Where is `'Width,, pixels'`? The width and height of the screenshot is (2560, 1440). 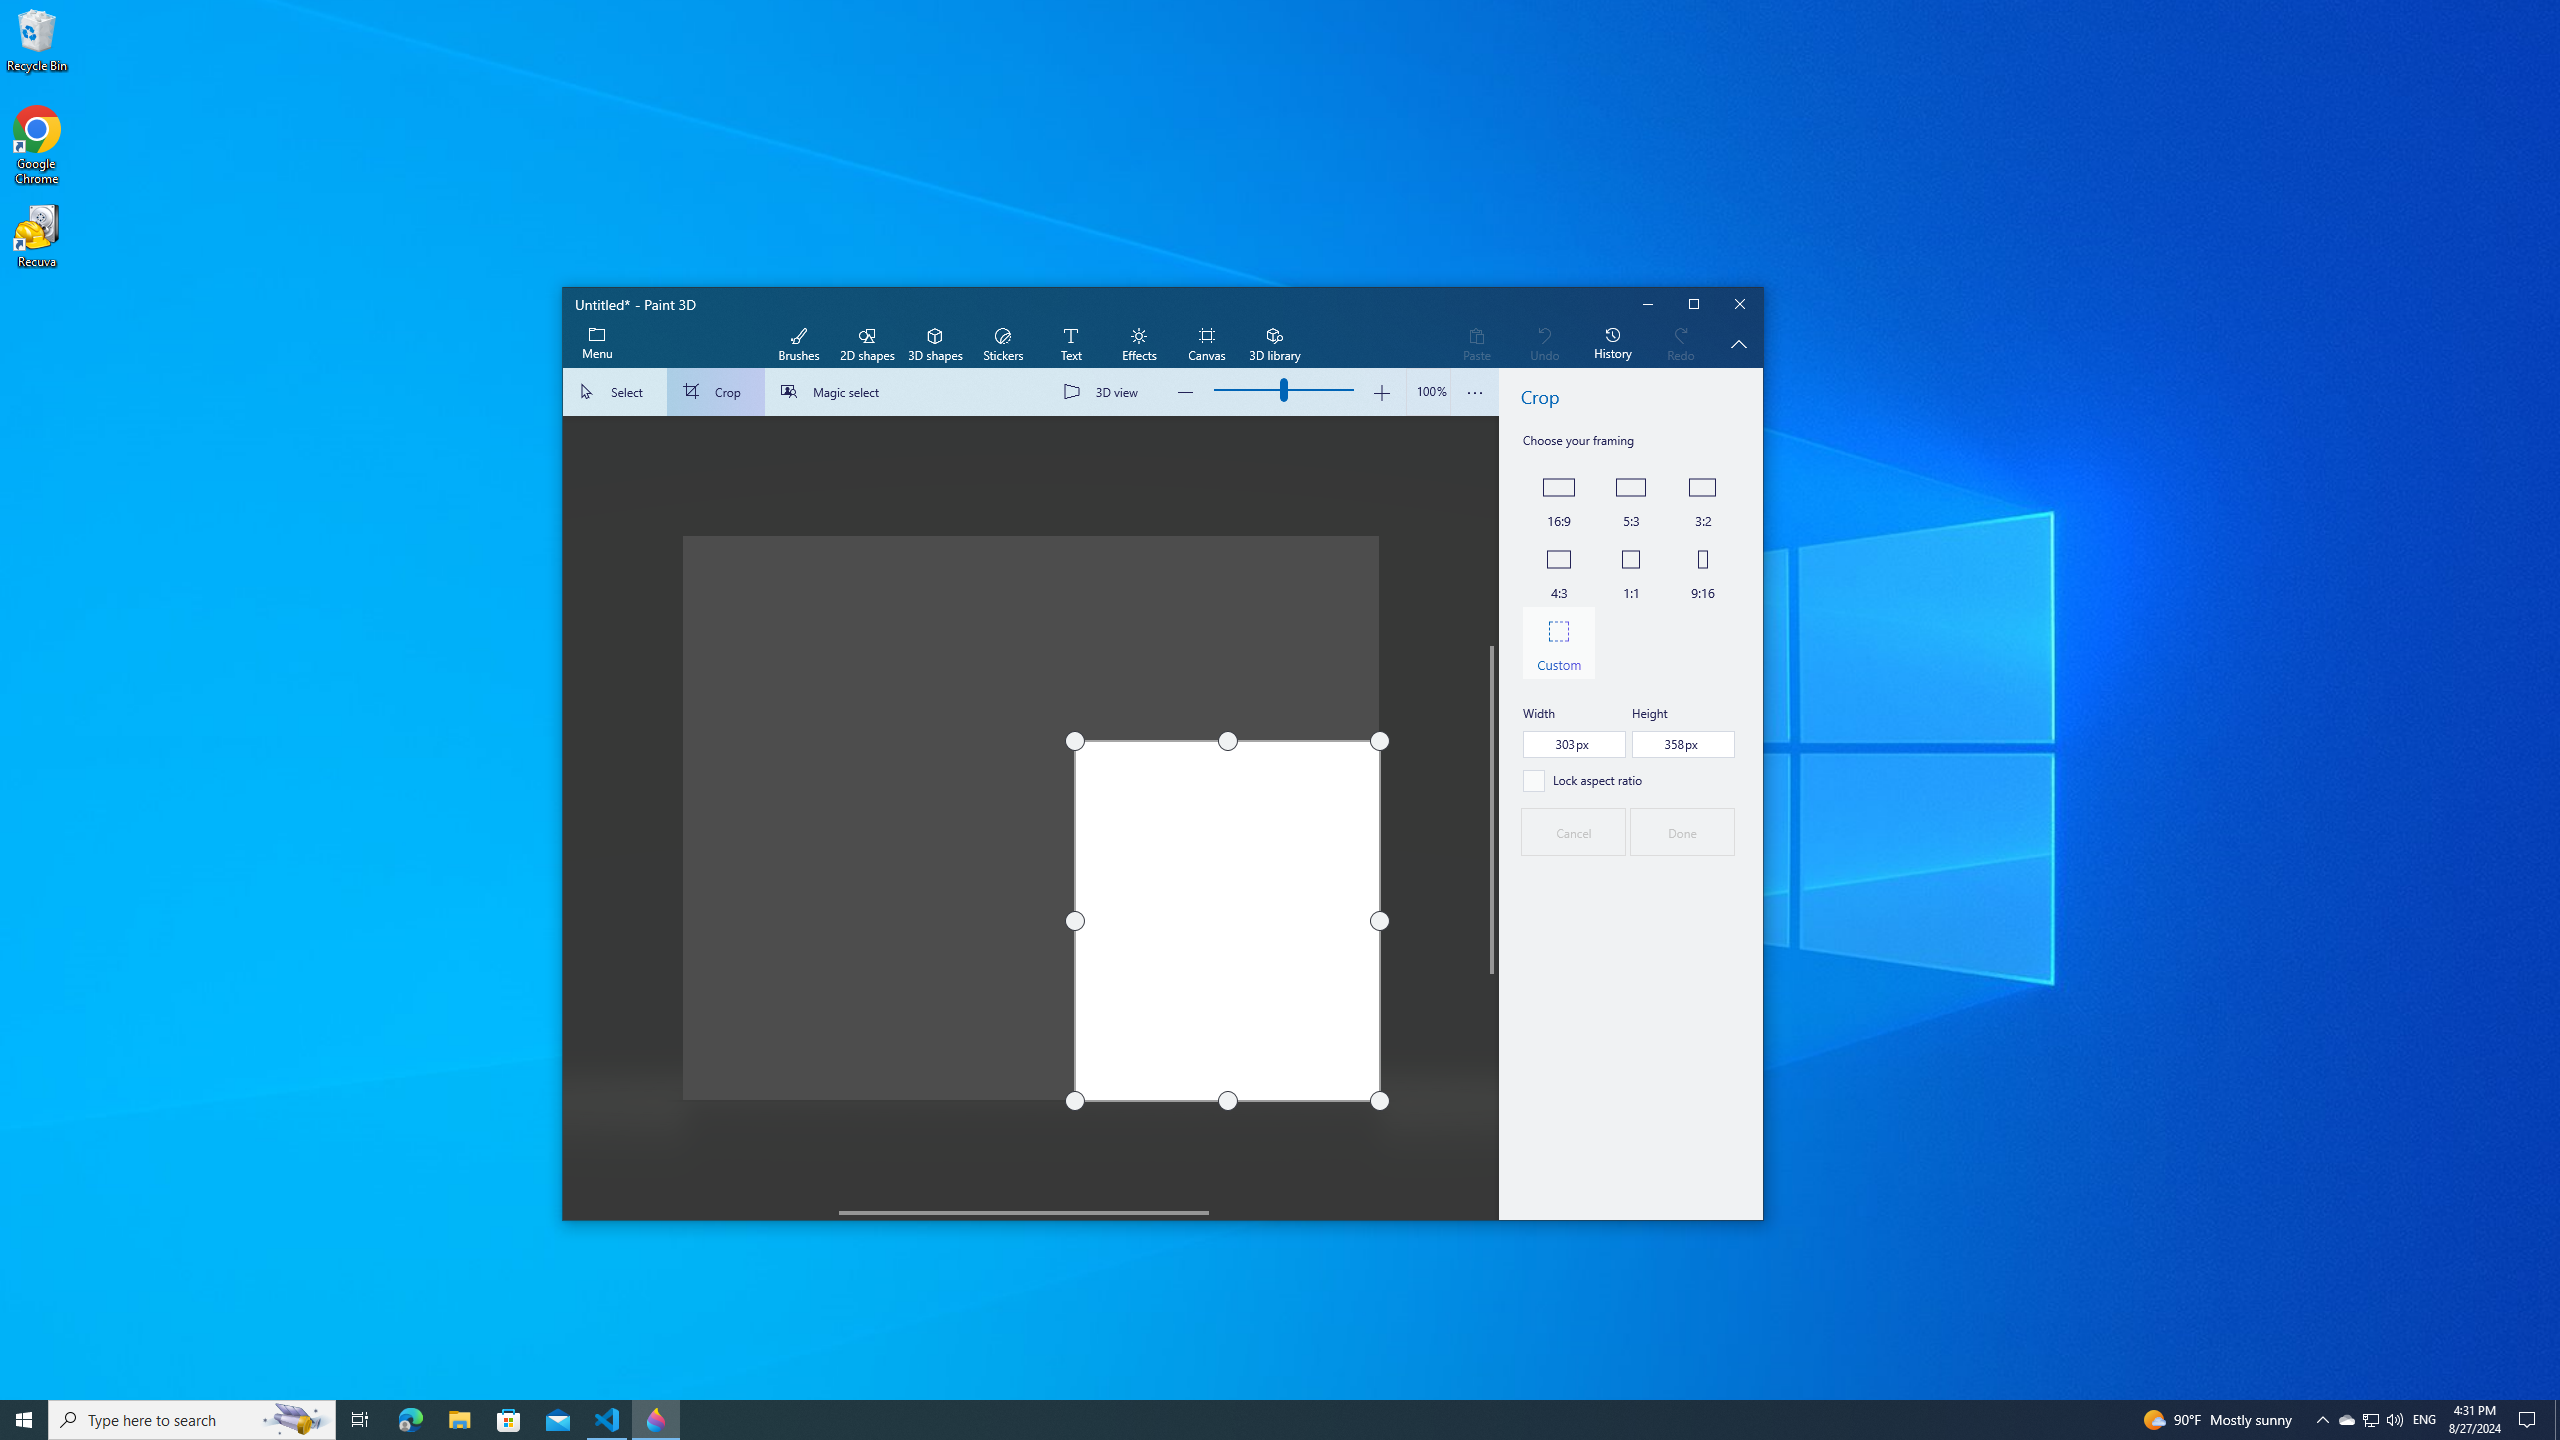 'Width,, pixels' is located at coordinates (1573, 743).